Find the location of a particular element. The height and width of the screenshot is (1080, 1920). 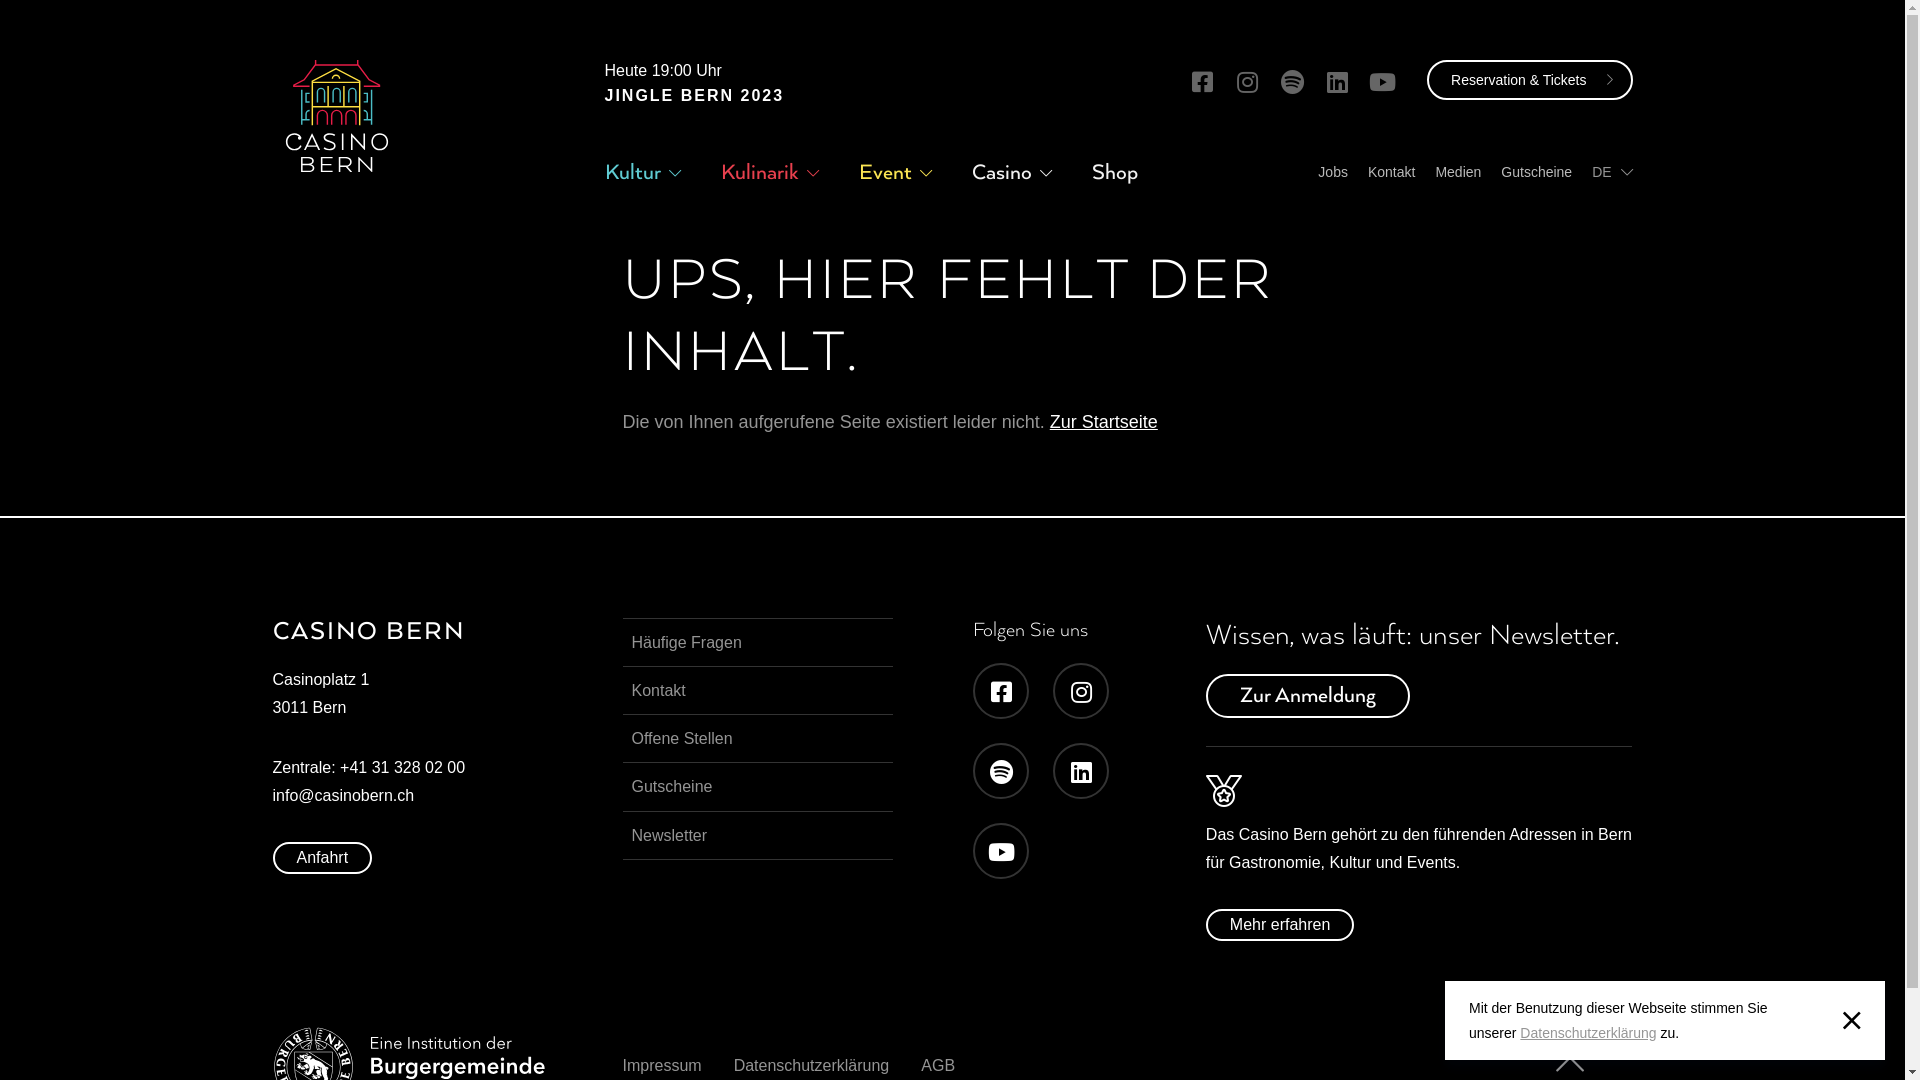

'Reservation & Tickets' is located at coordinates (1528, 79).